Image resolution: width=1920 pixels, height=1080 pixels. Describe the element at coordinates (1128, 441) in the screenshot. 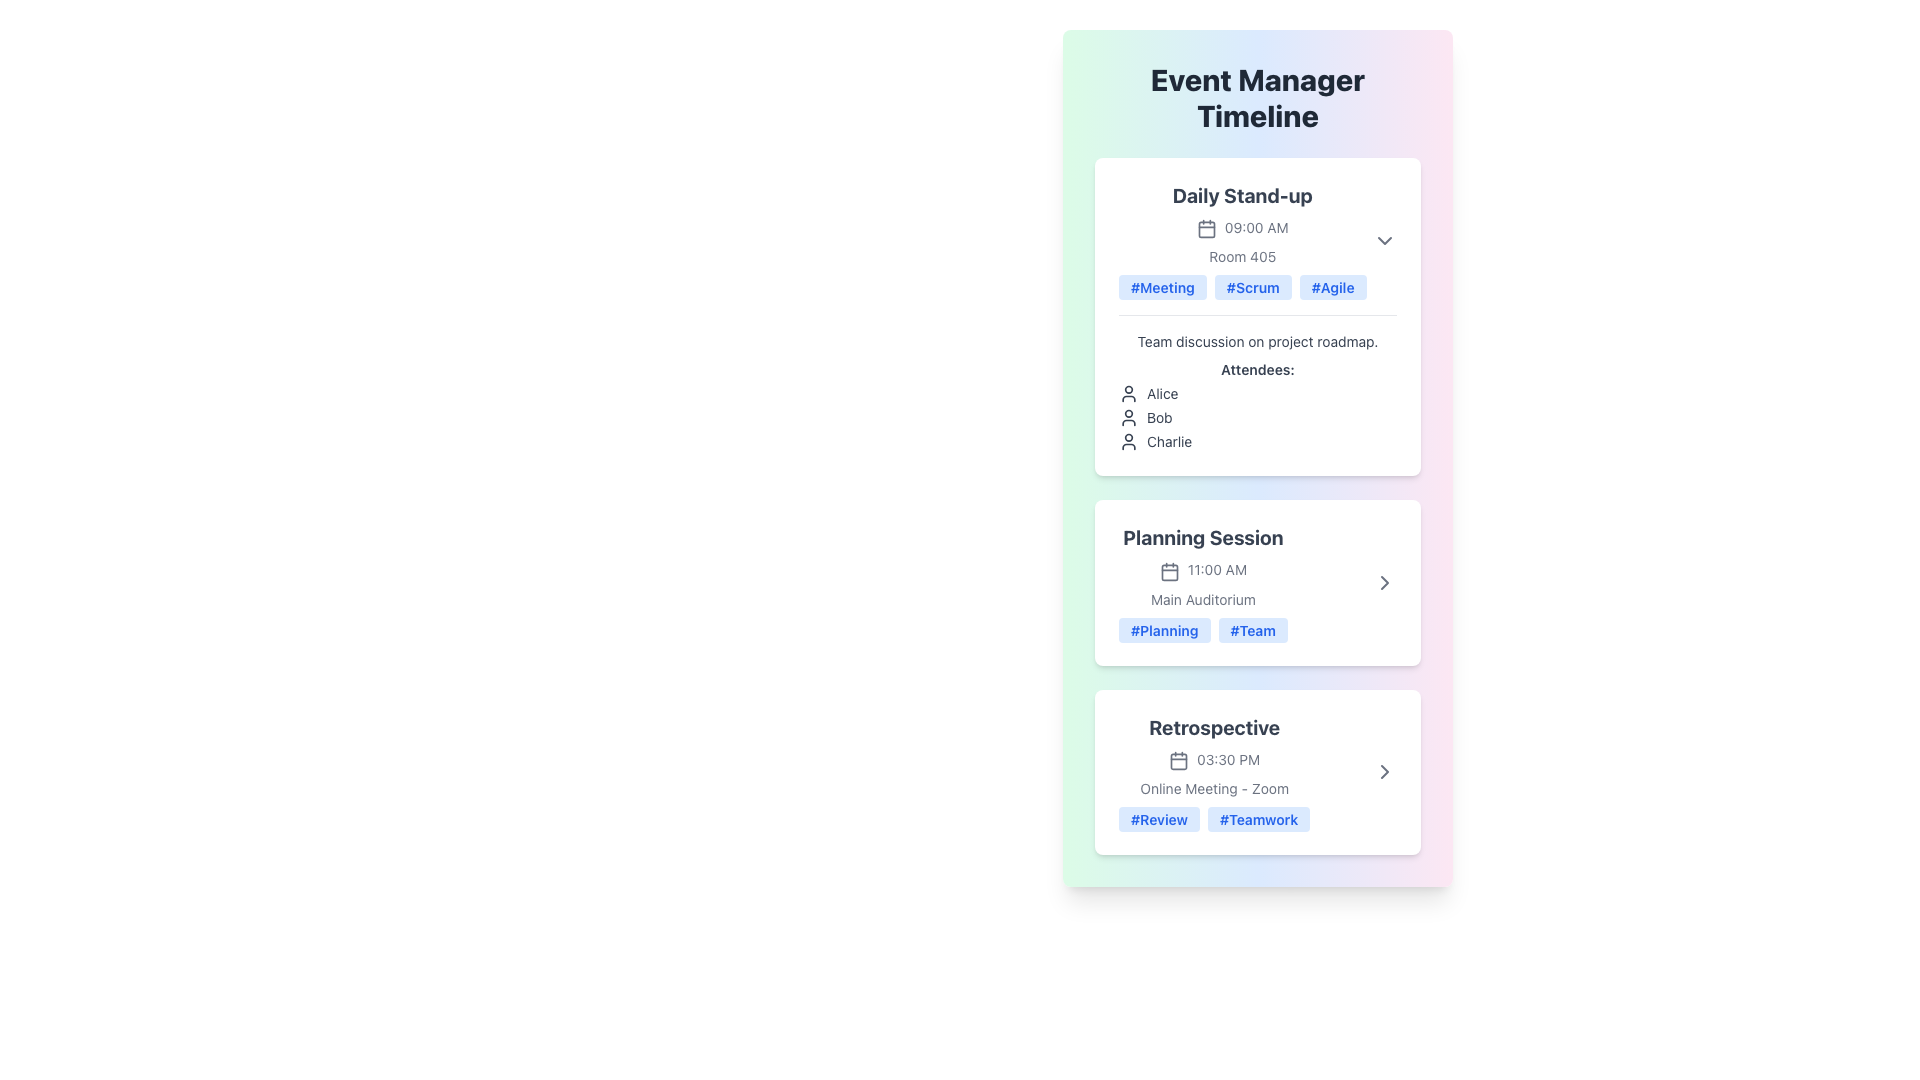

I see `the dark gray outline of a person's bust icon located within the 'Daily Stand-up' card under 'Attendees' before the text 'Charlie'` at that location.